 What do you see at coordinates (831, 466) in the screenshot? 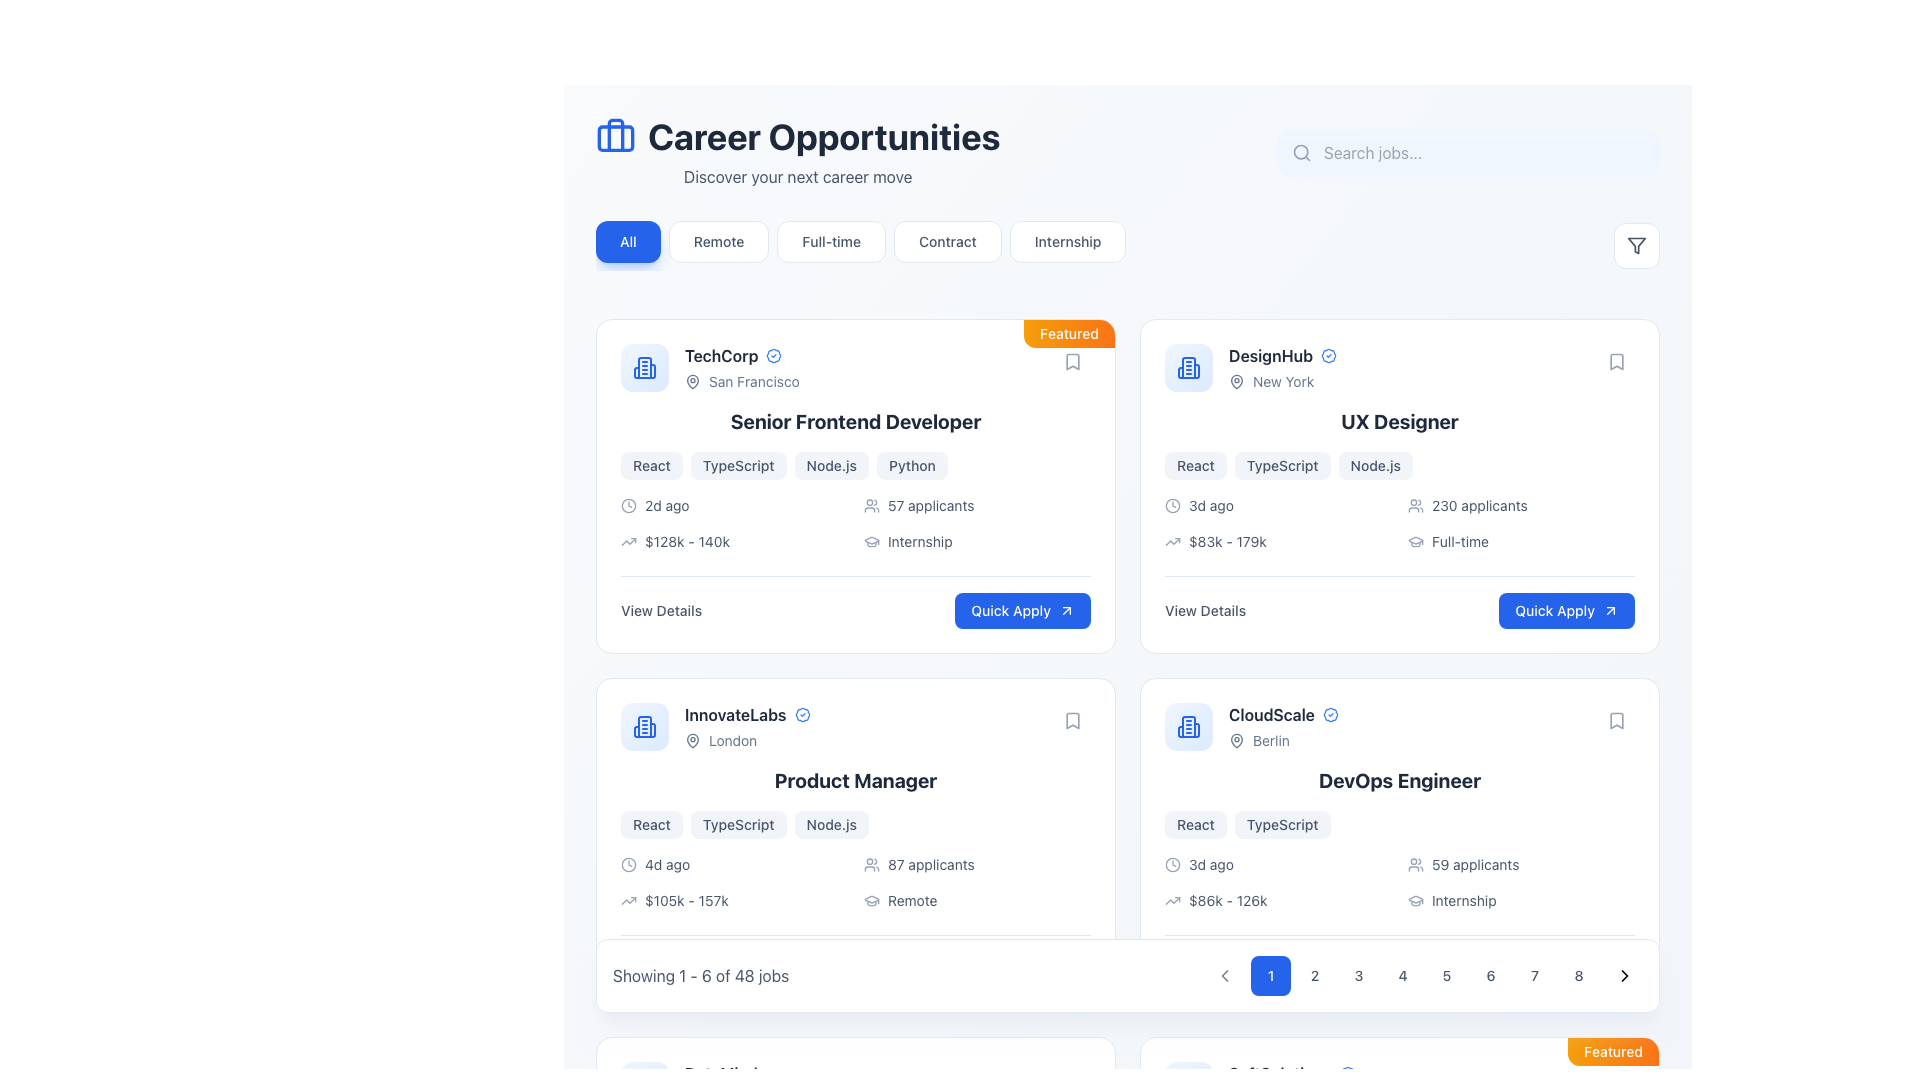
I see `the displayed text of the third badge representing a technology or skill requirement associated with the job posting for 'Senior Frontend Developer' at 'TechCorp.'` at bounding box center [831, 466].